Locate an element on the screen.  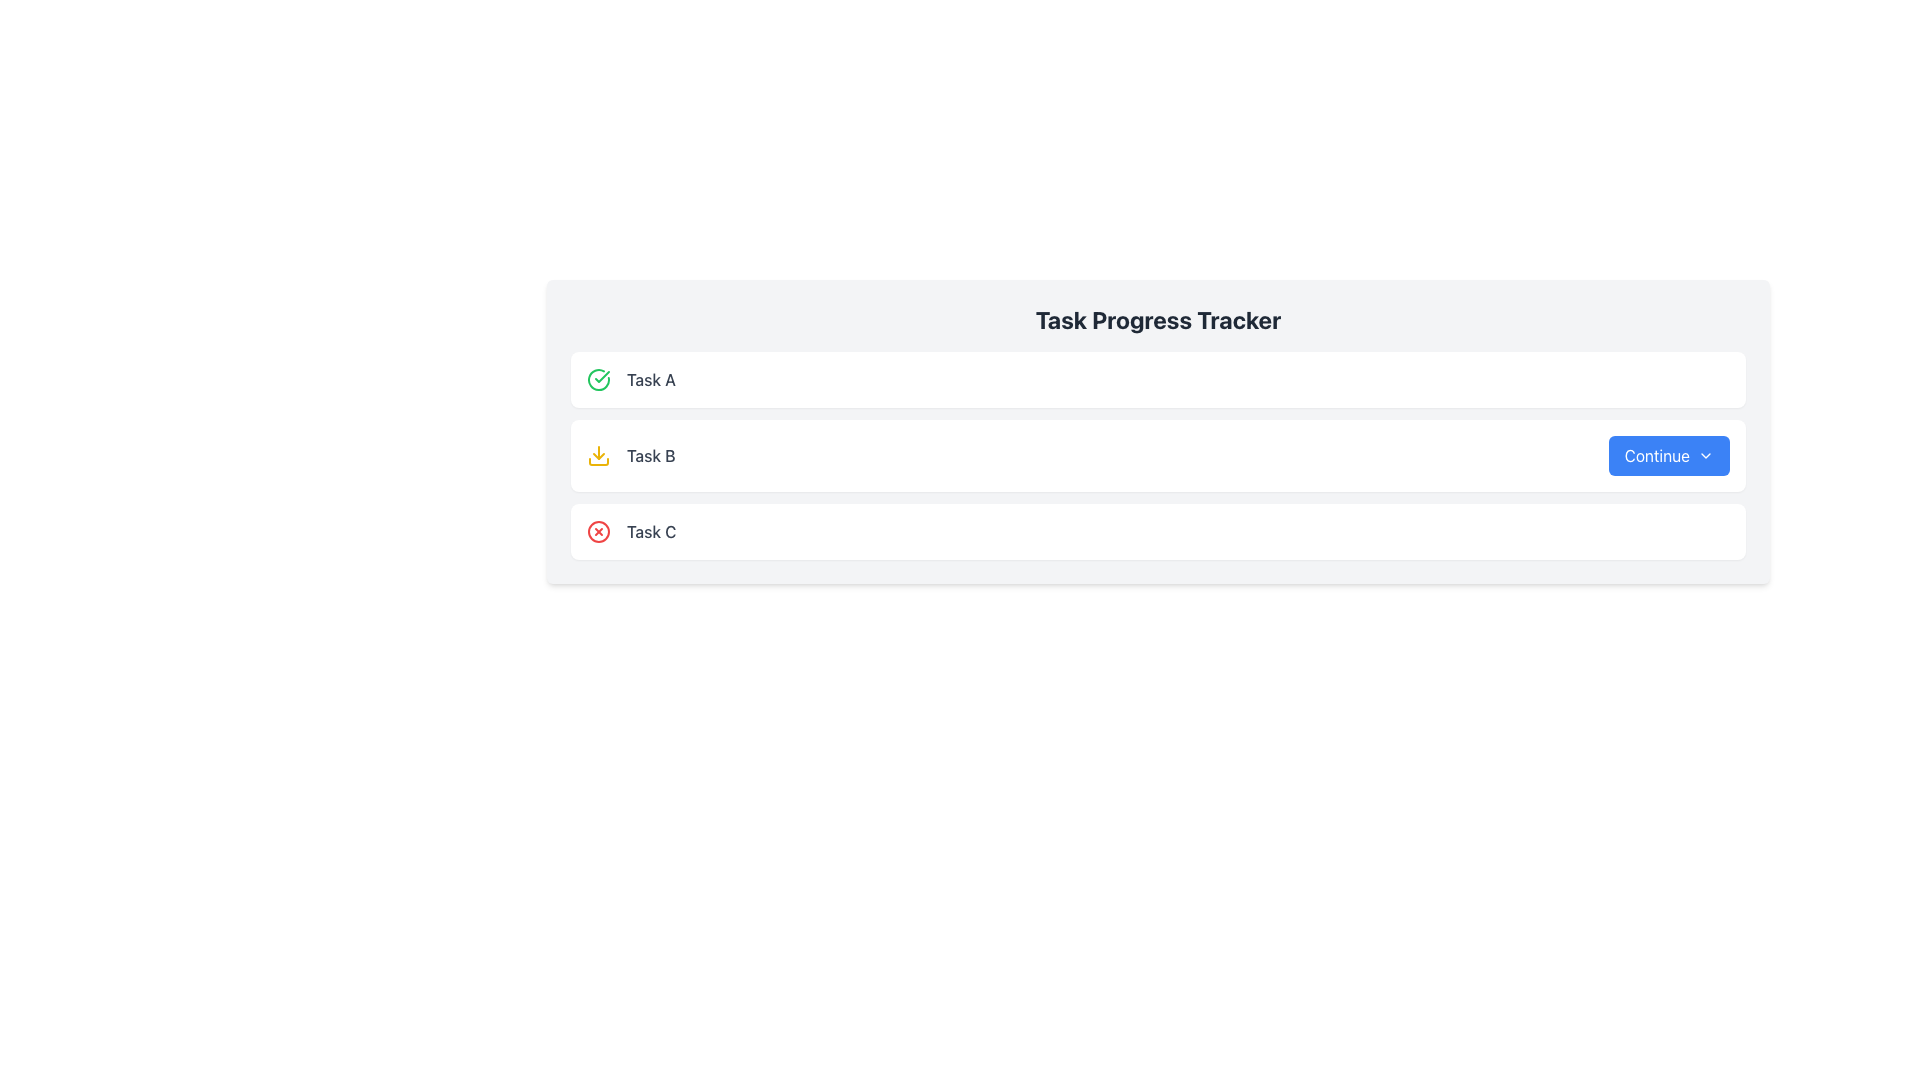
the downwards chevron icon located is located at coordinates (1704, 455).